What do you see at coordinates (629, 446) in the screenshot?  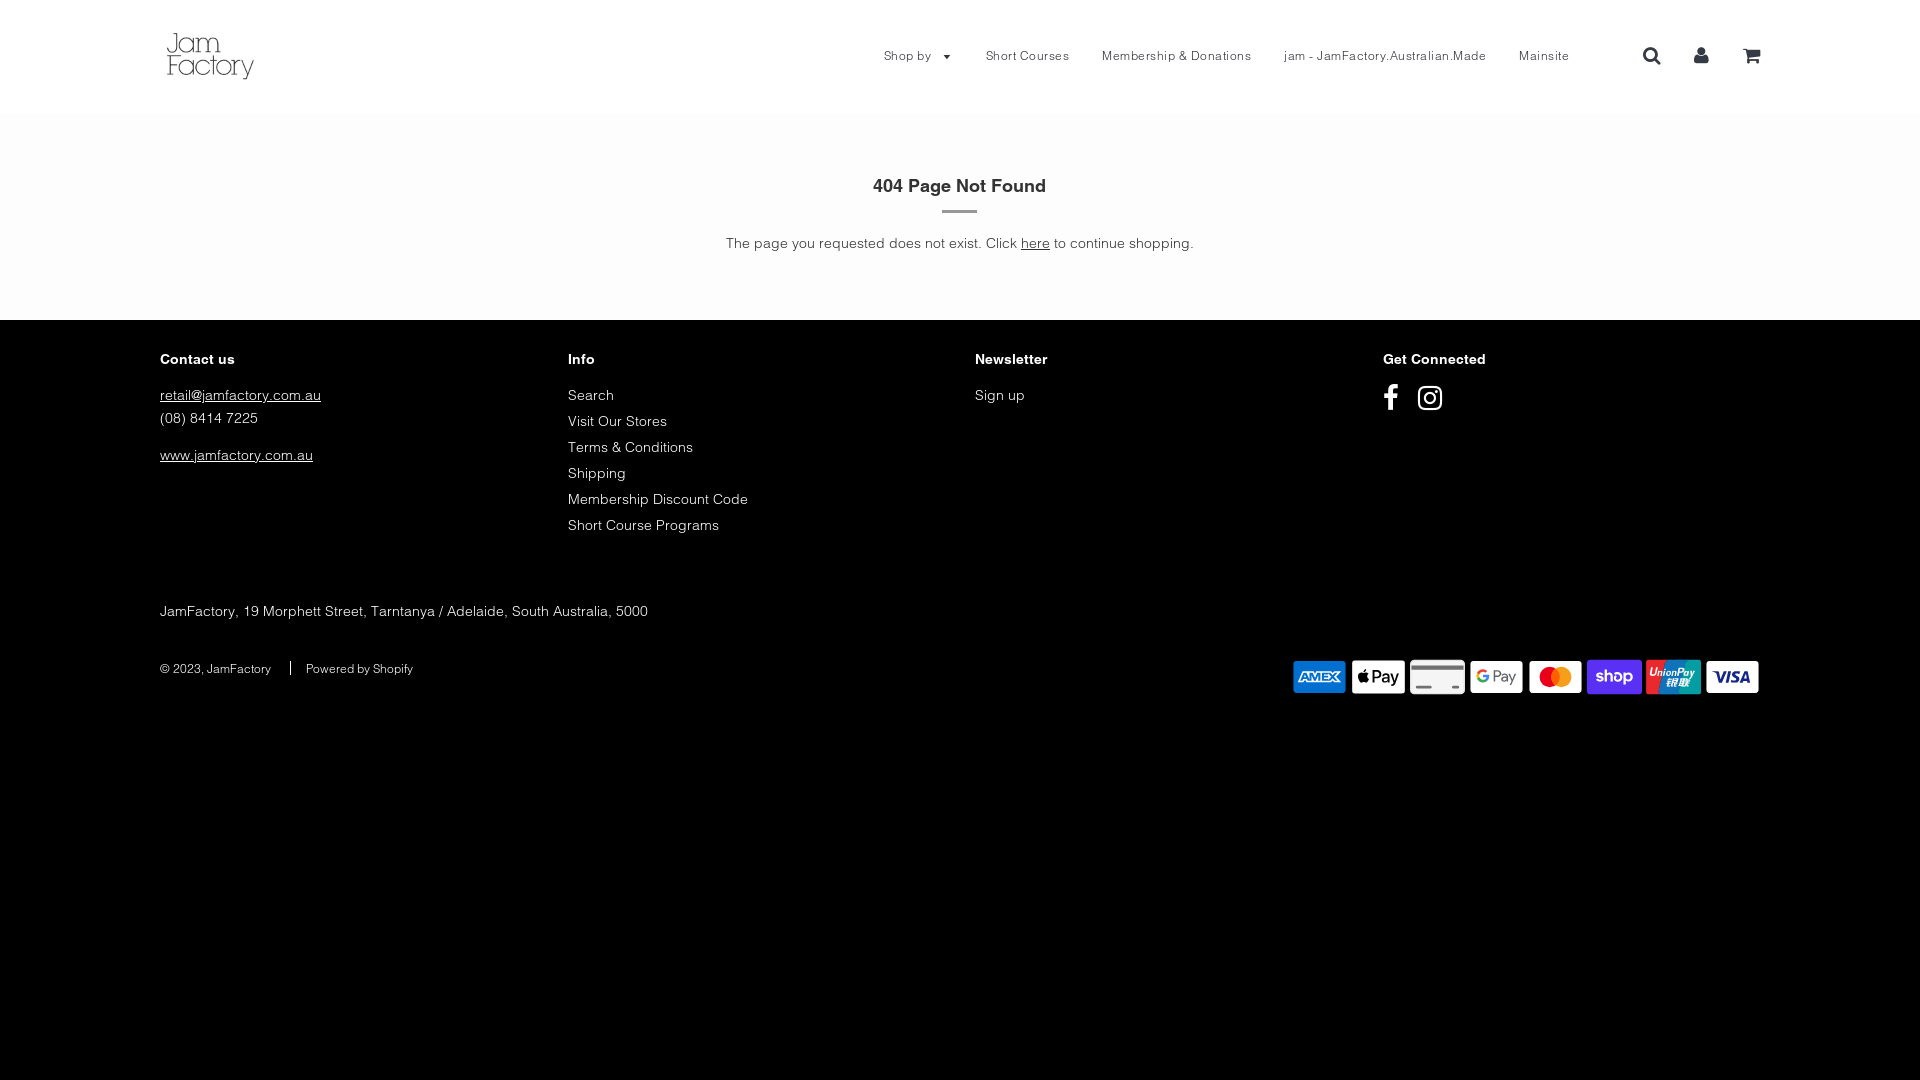 I see `'Terms & Conditions'` at bounding box center [629, 446].